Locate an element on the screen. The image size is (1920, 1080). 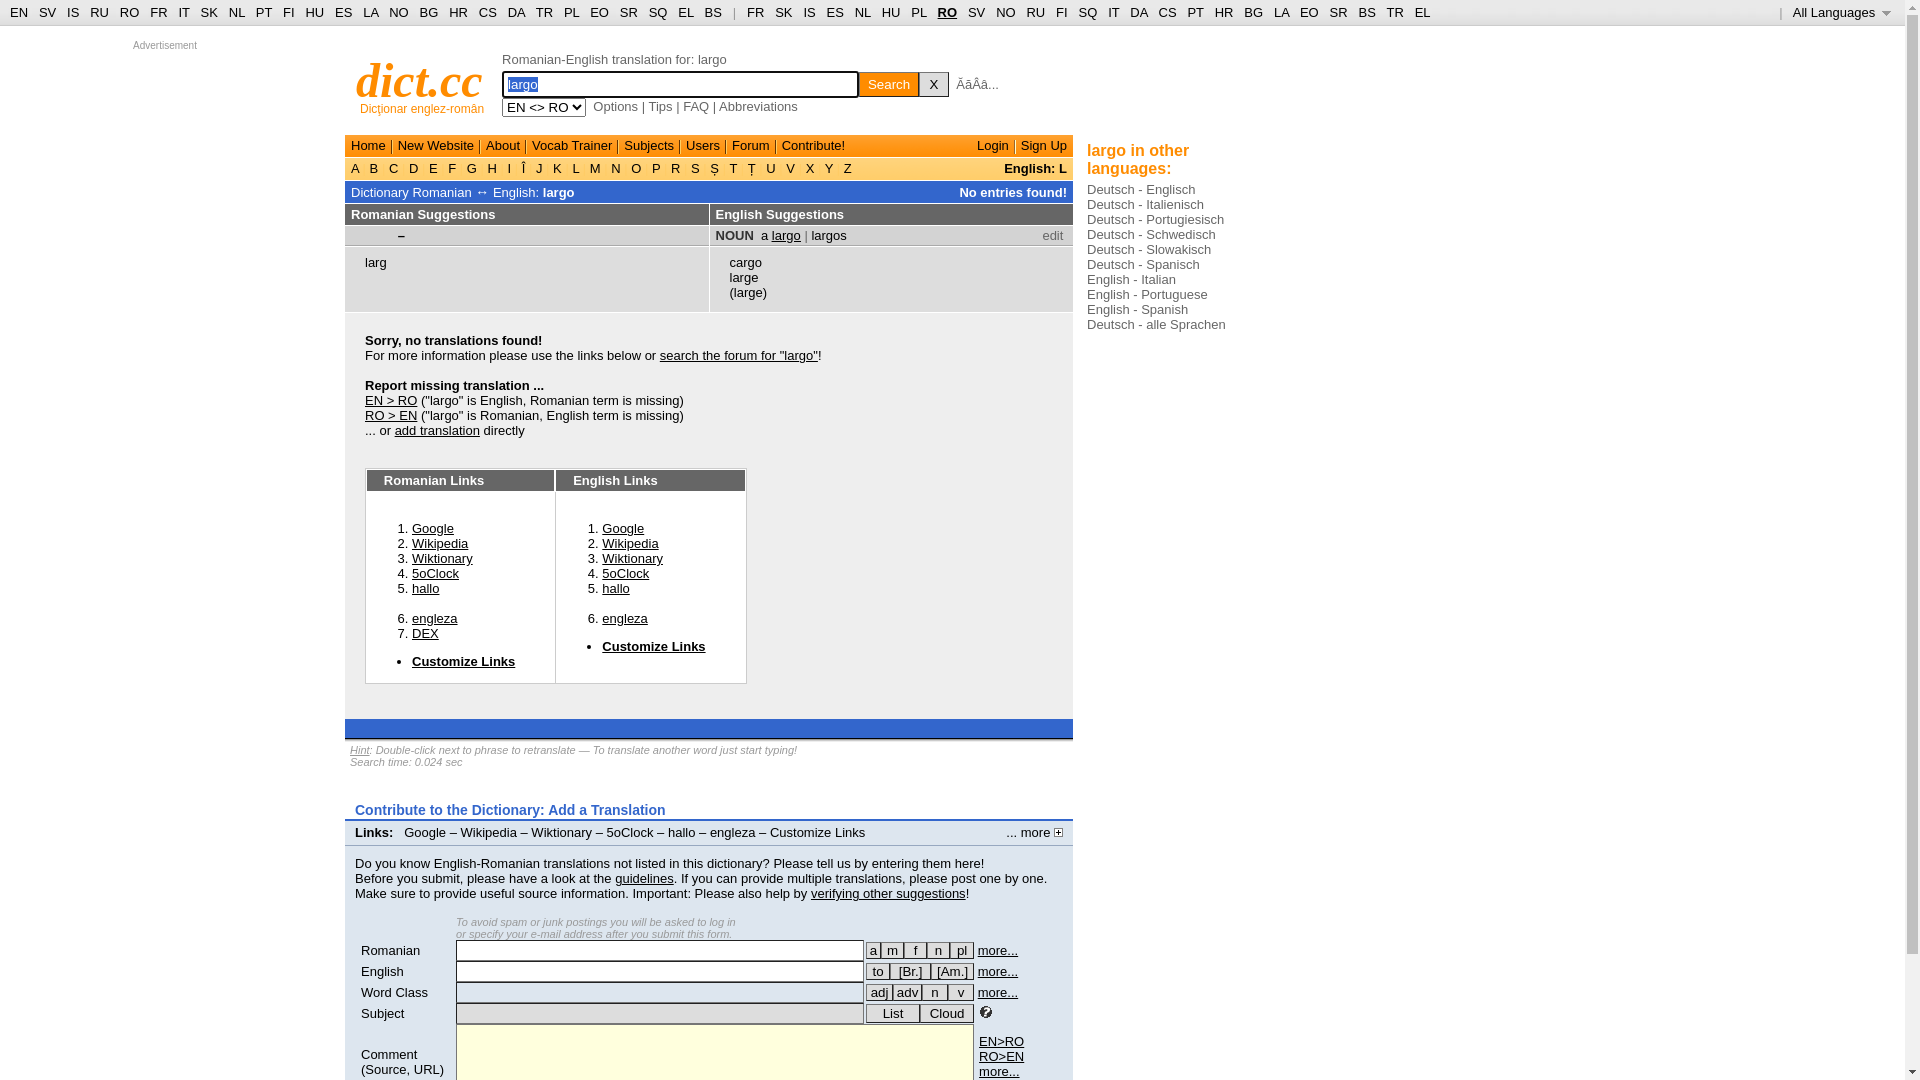
'R' is located at coordinates (675, 167).